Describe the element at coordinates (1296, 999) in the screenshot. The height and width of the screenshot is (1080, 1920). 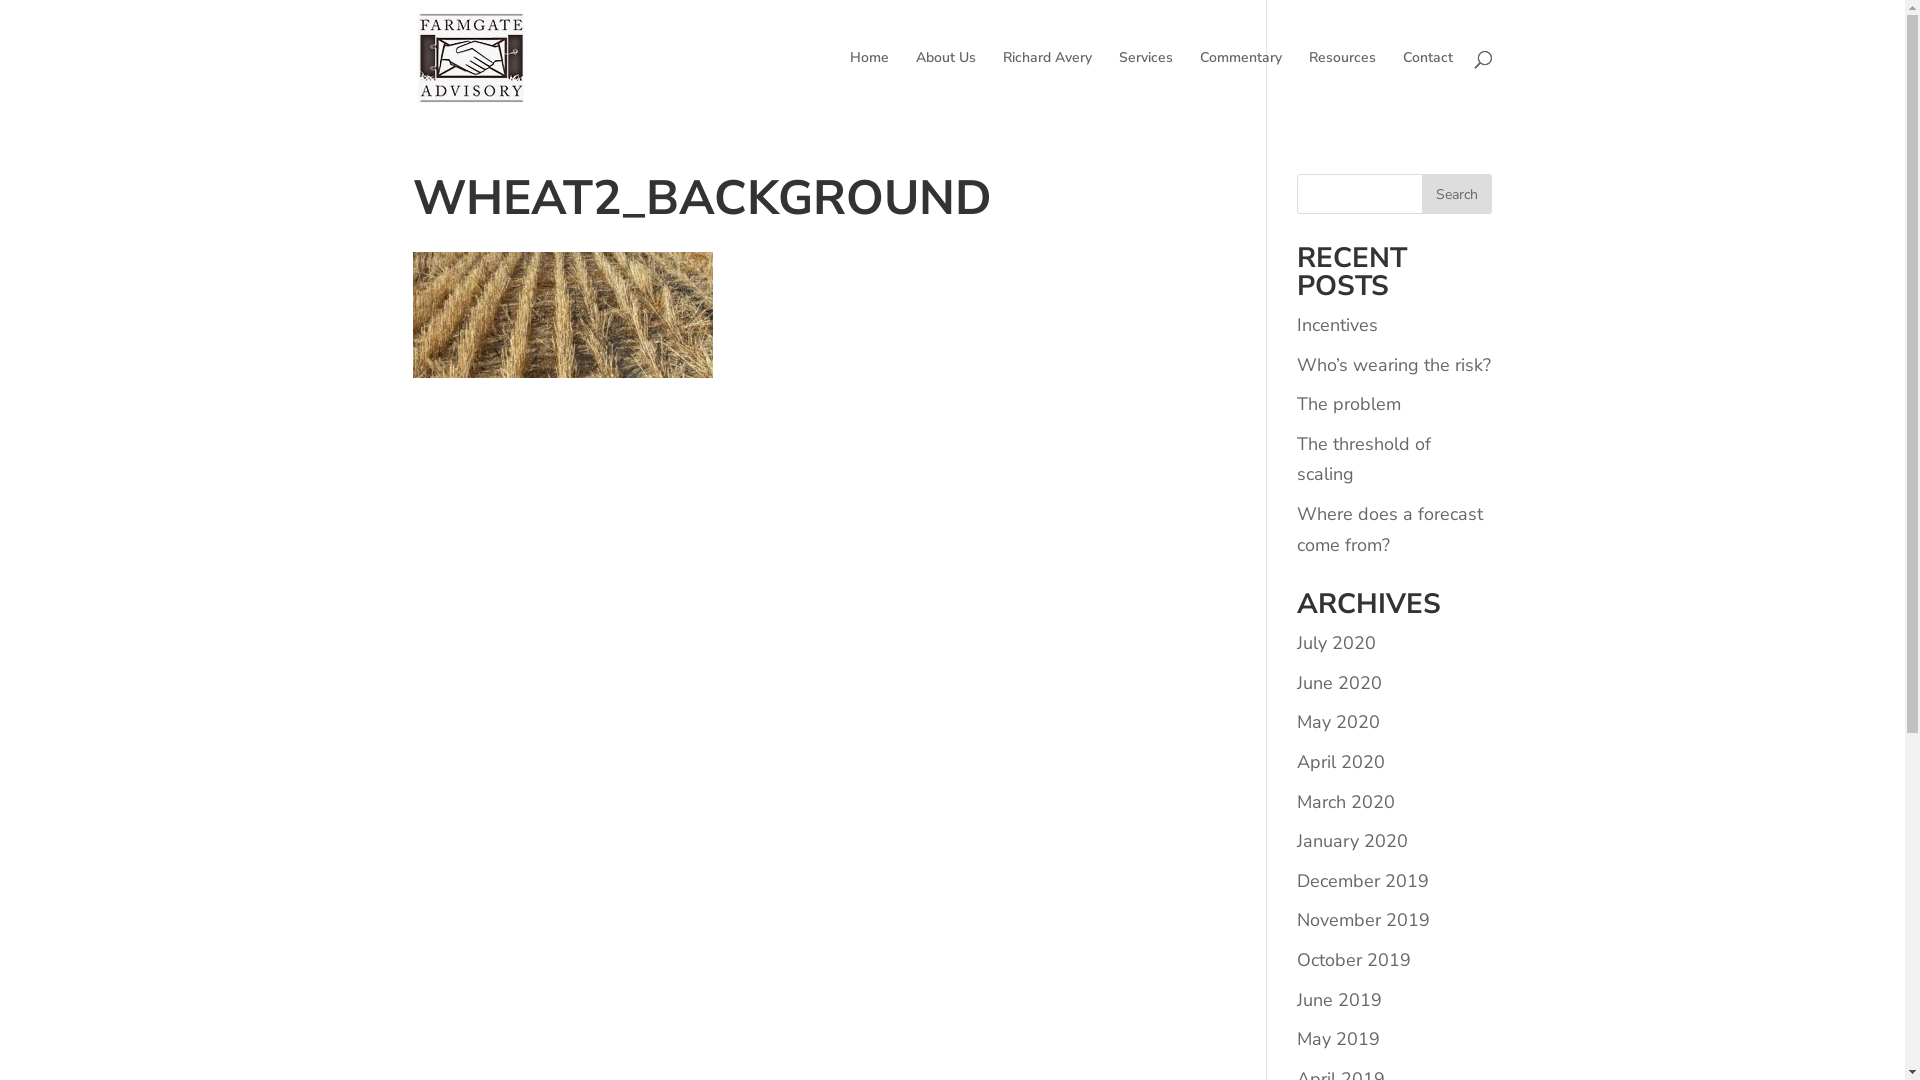
I see `'June 2019'` at that location.